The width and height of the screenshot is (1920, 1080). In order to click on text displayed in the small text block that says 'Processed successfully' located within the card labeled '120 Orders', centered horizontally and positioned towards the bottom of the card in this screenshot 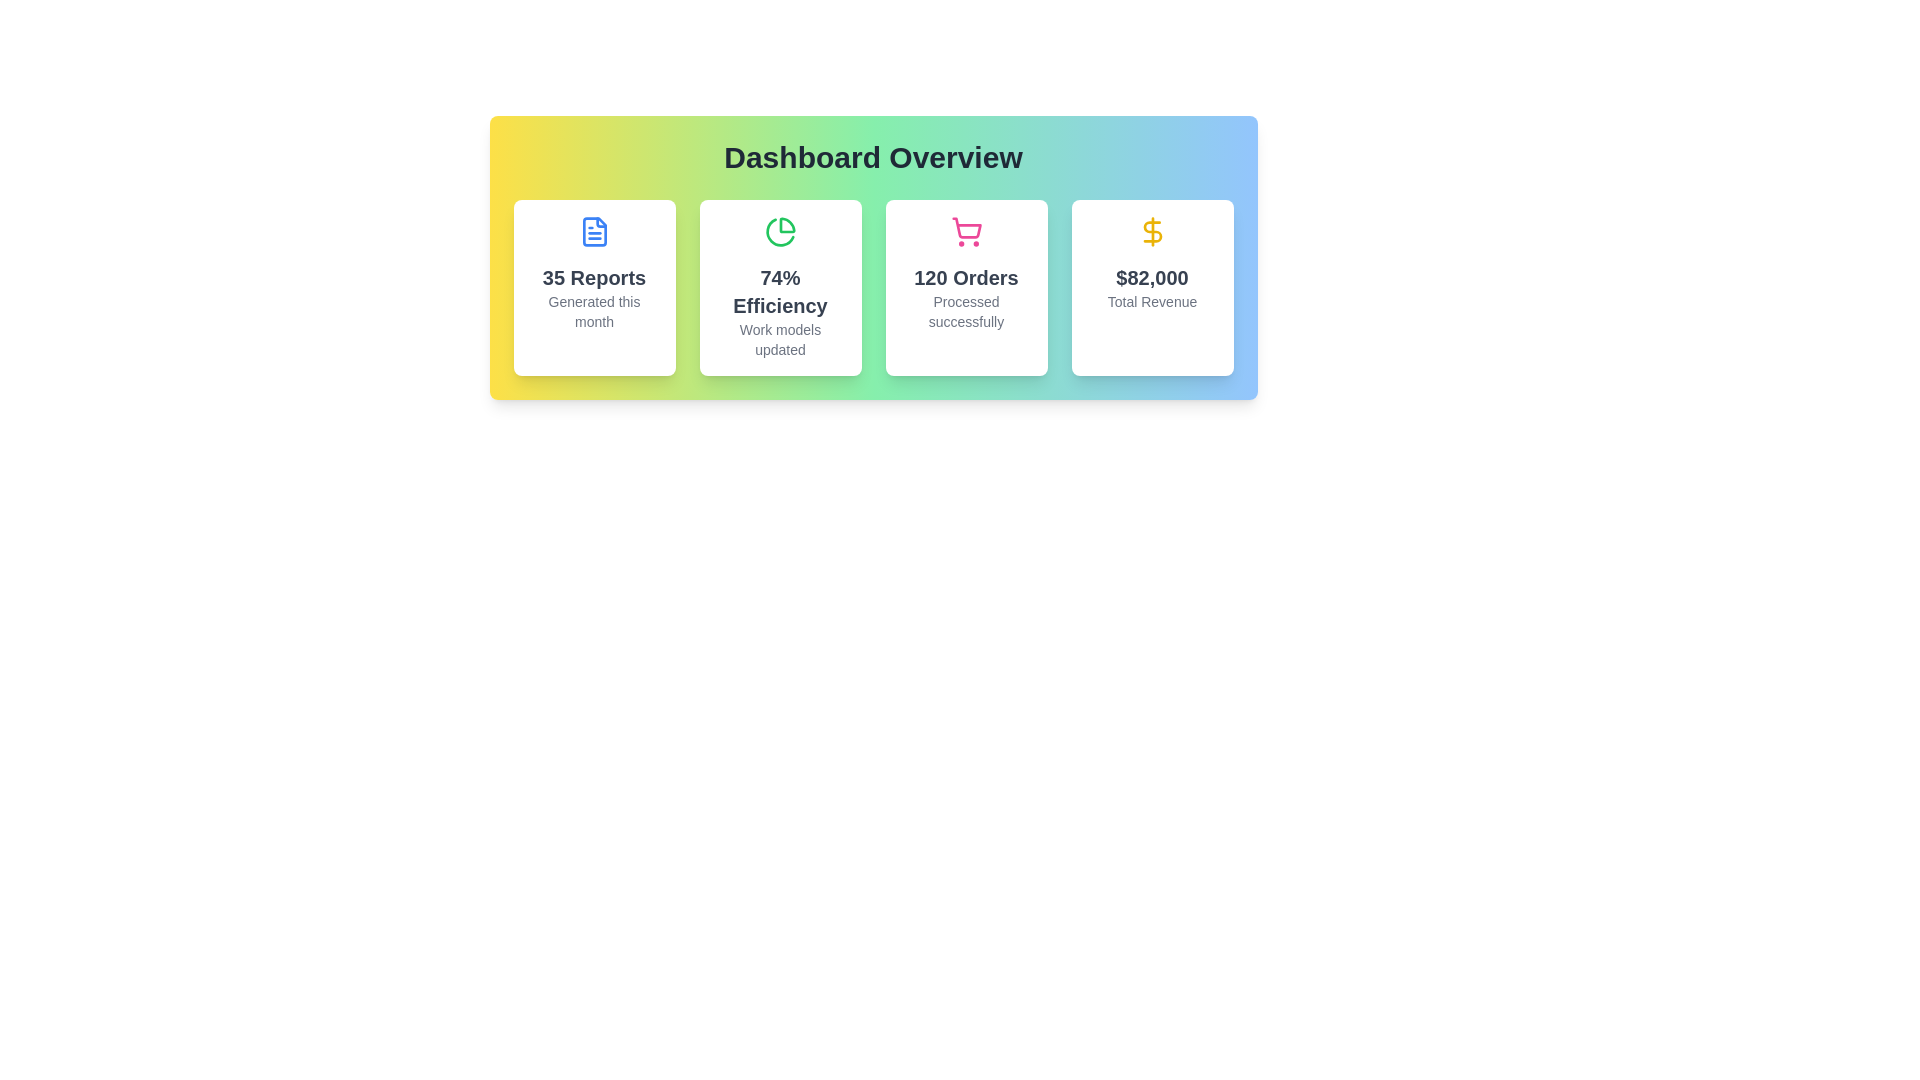, I will do `click(966, 312)`.